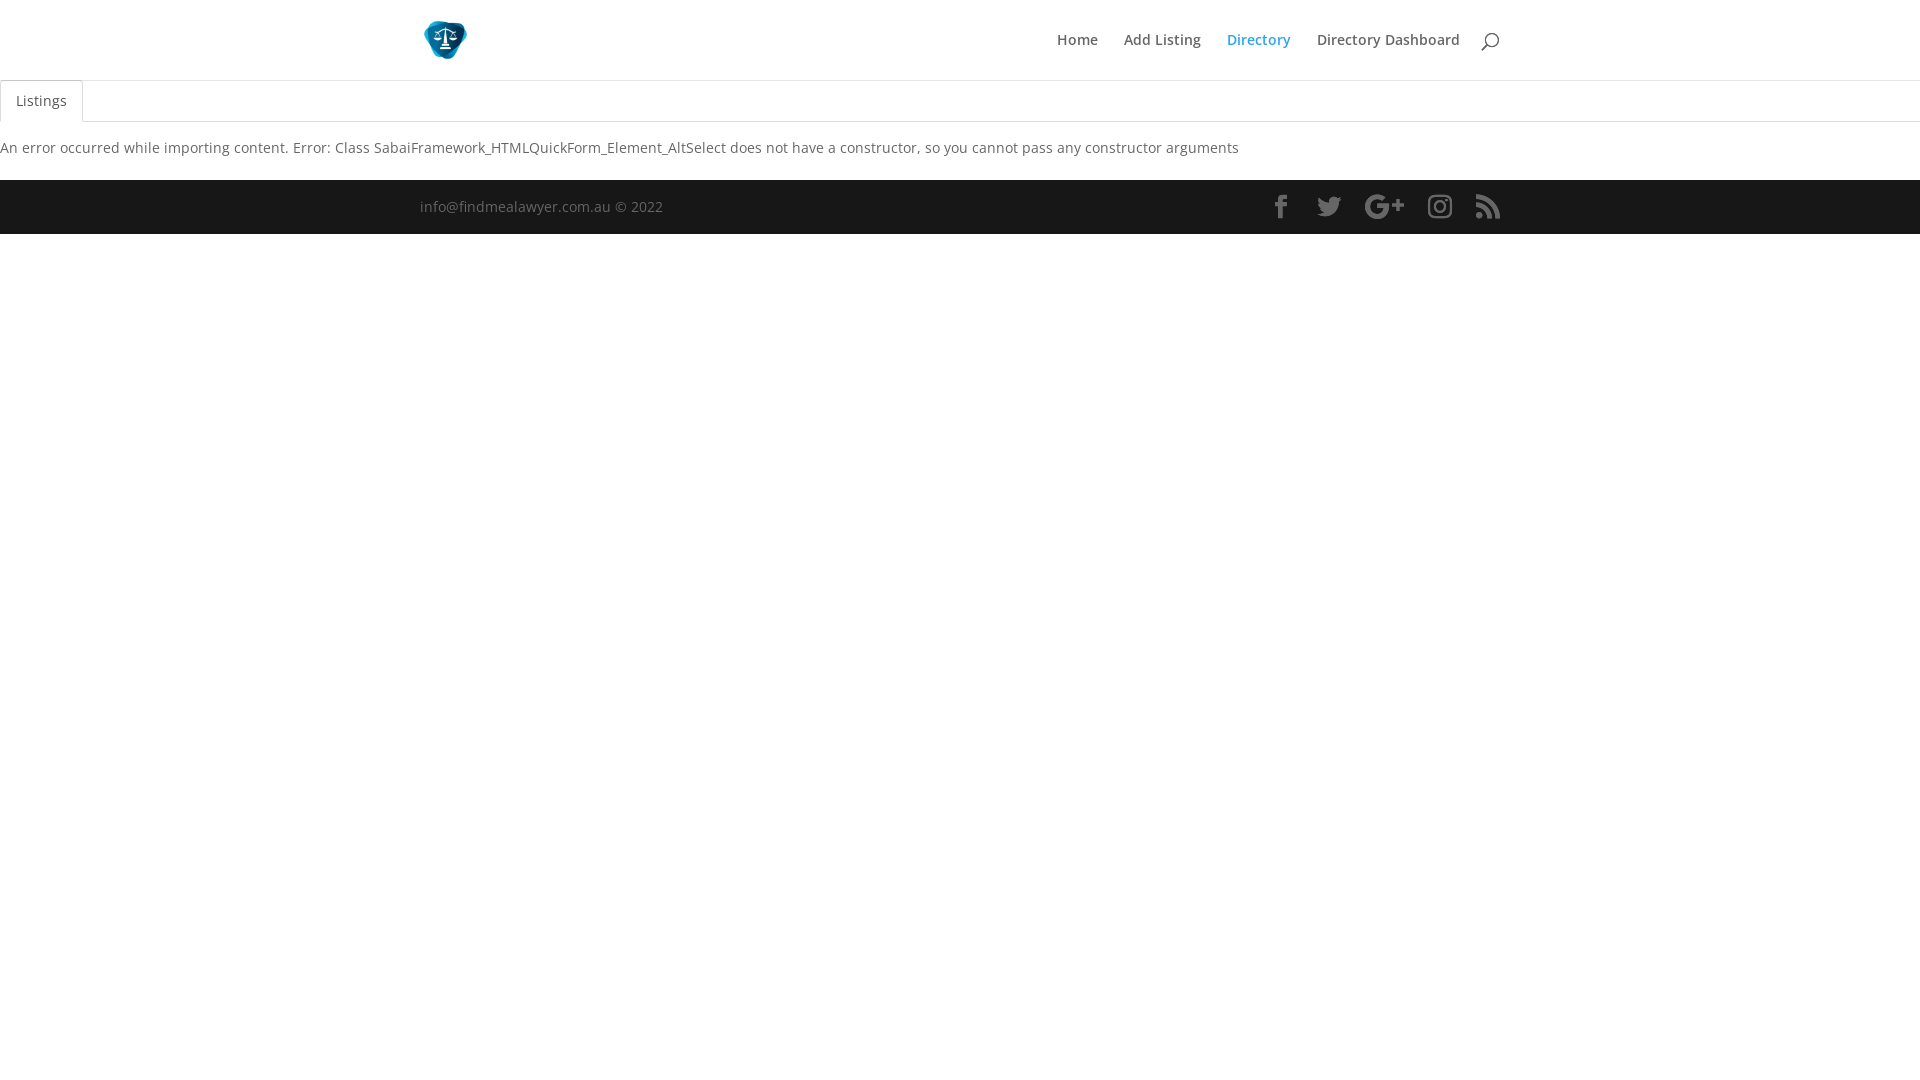  I want to click on 'Listings', so click(41, 100).